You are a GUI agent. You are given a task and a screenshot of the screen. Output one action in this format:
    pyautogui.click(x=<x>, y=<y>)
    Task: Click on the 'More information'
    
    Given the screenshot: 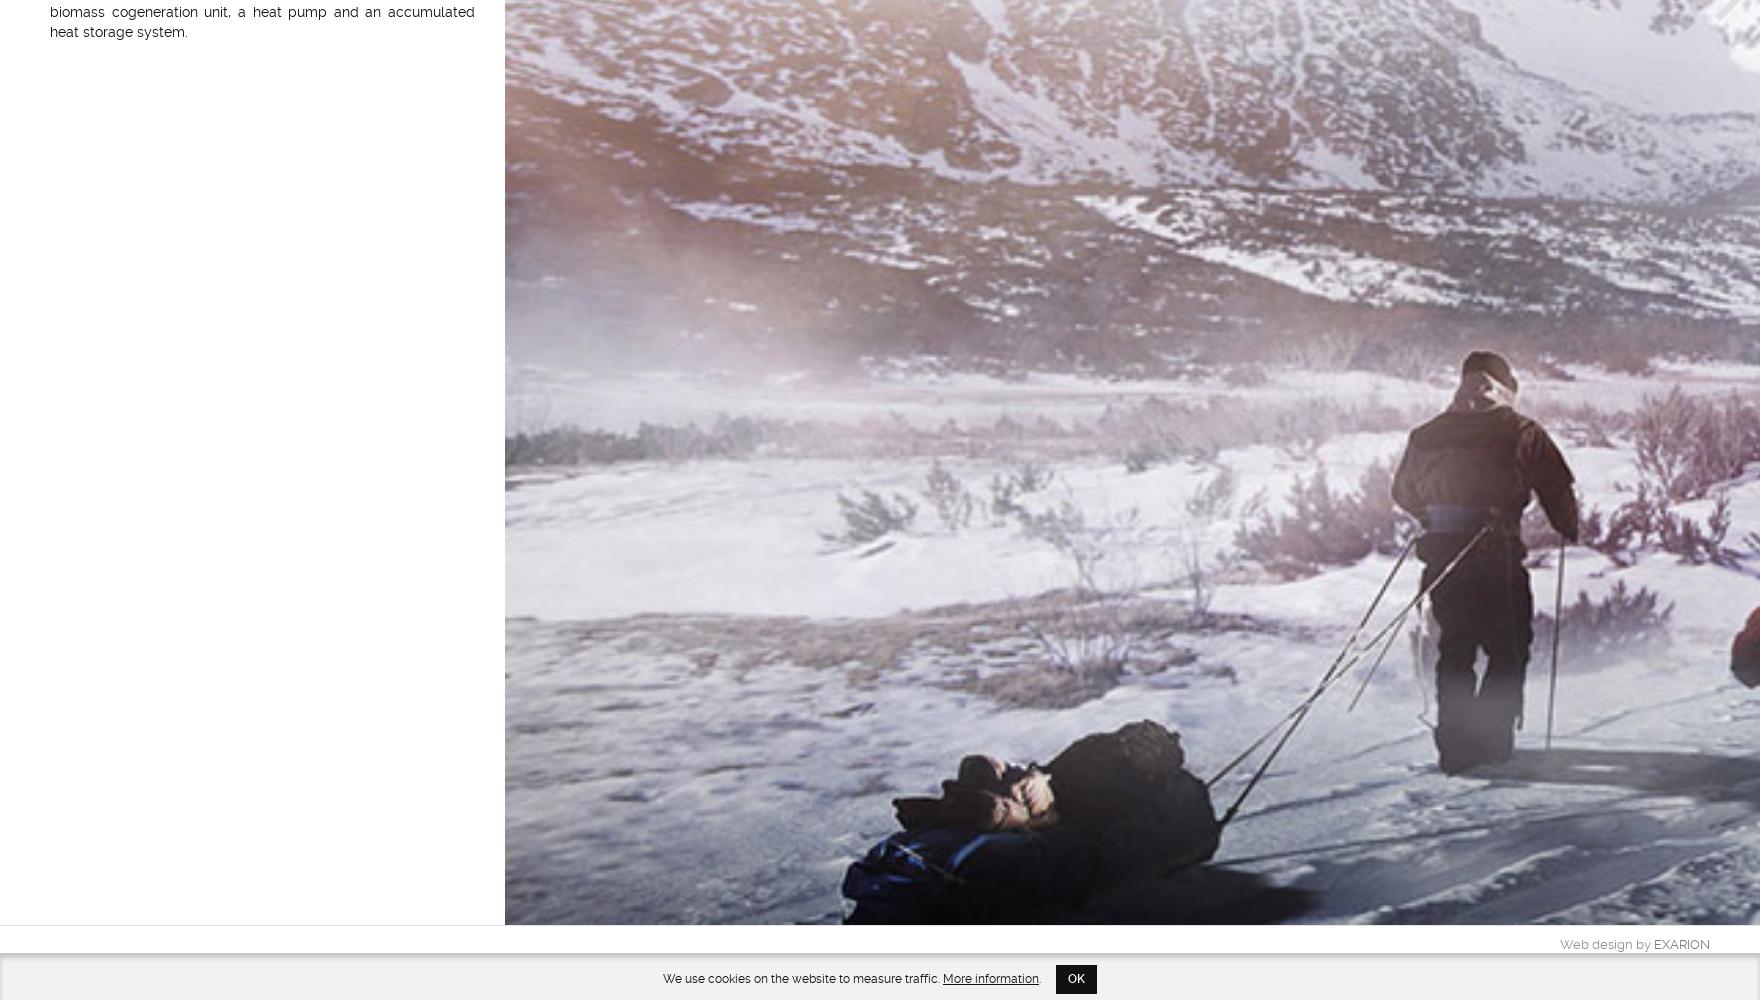 What is the action you would take?
    pyautogui.click(x=943, y=977)
    